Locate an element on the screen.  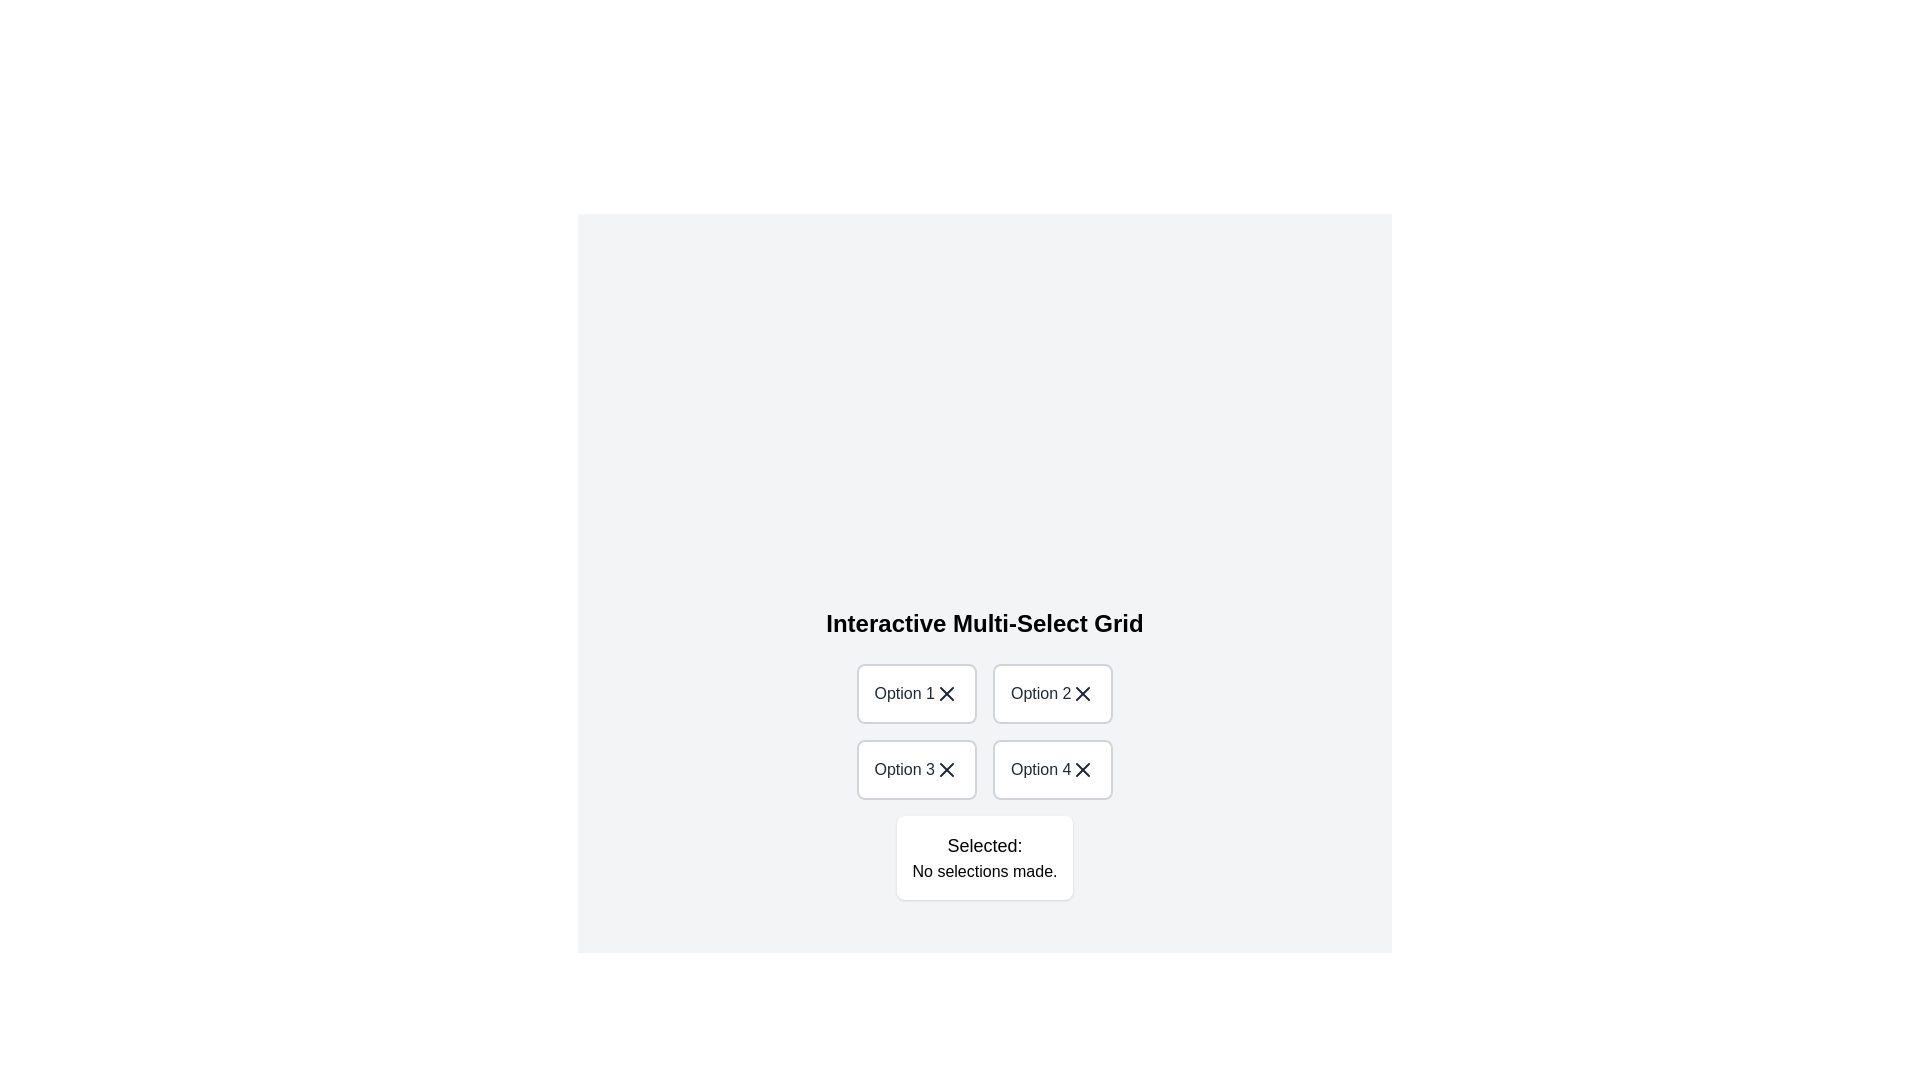
the option Option 2 by clicking on it is located at coordinates (1052, 693).